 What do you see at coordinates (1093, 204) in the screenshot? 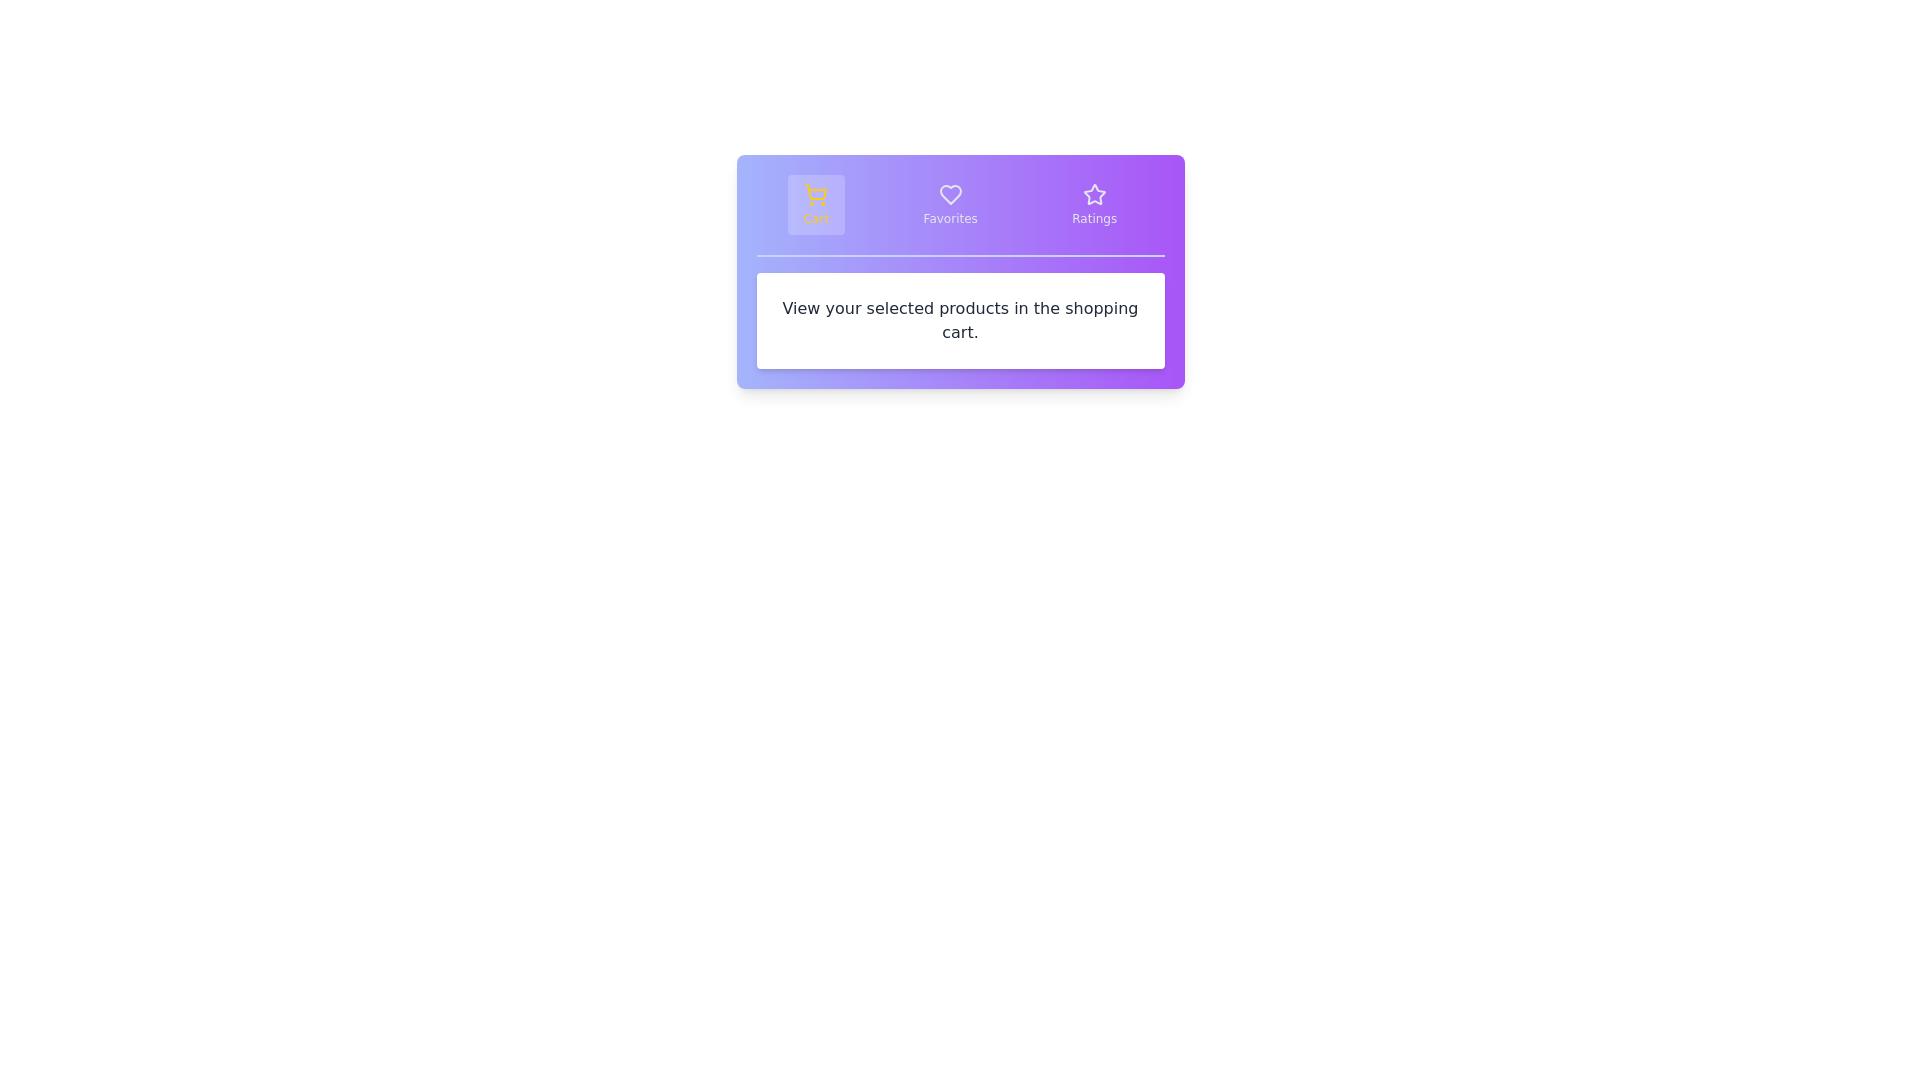
I see `the button featuring a star icon and the word 'Ratings' underneath` at bounding box center [1093, 204].